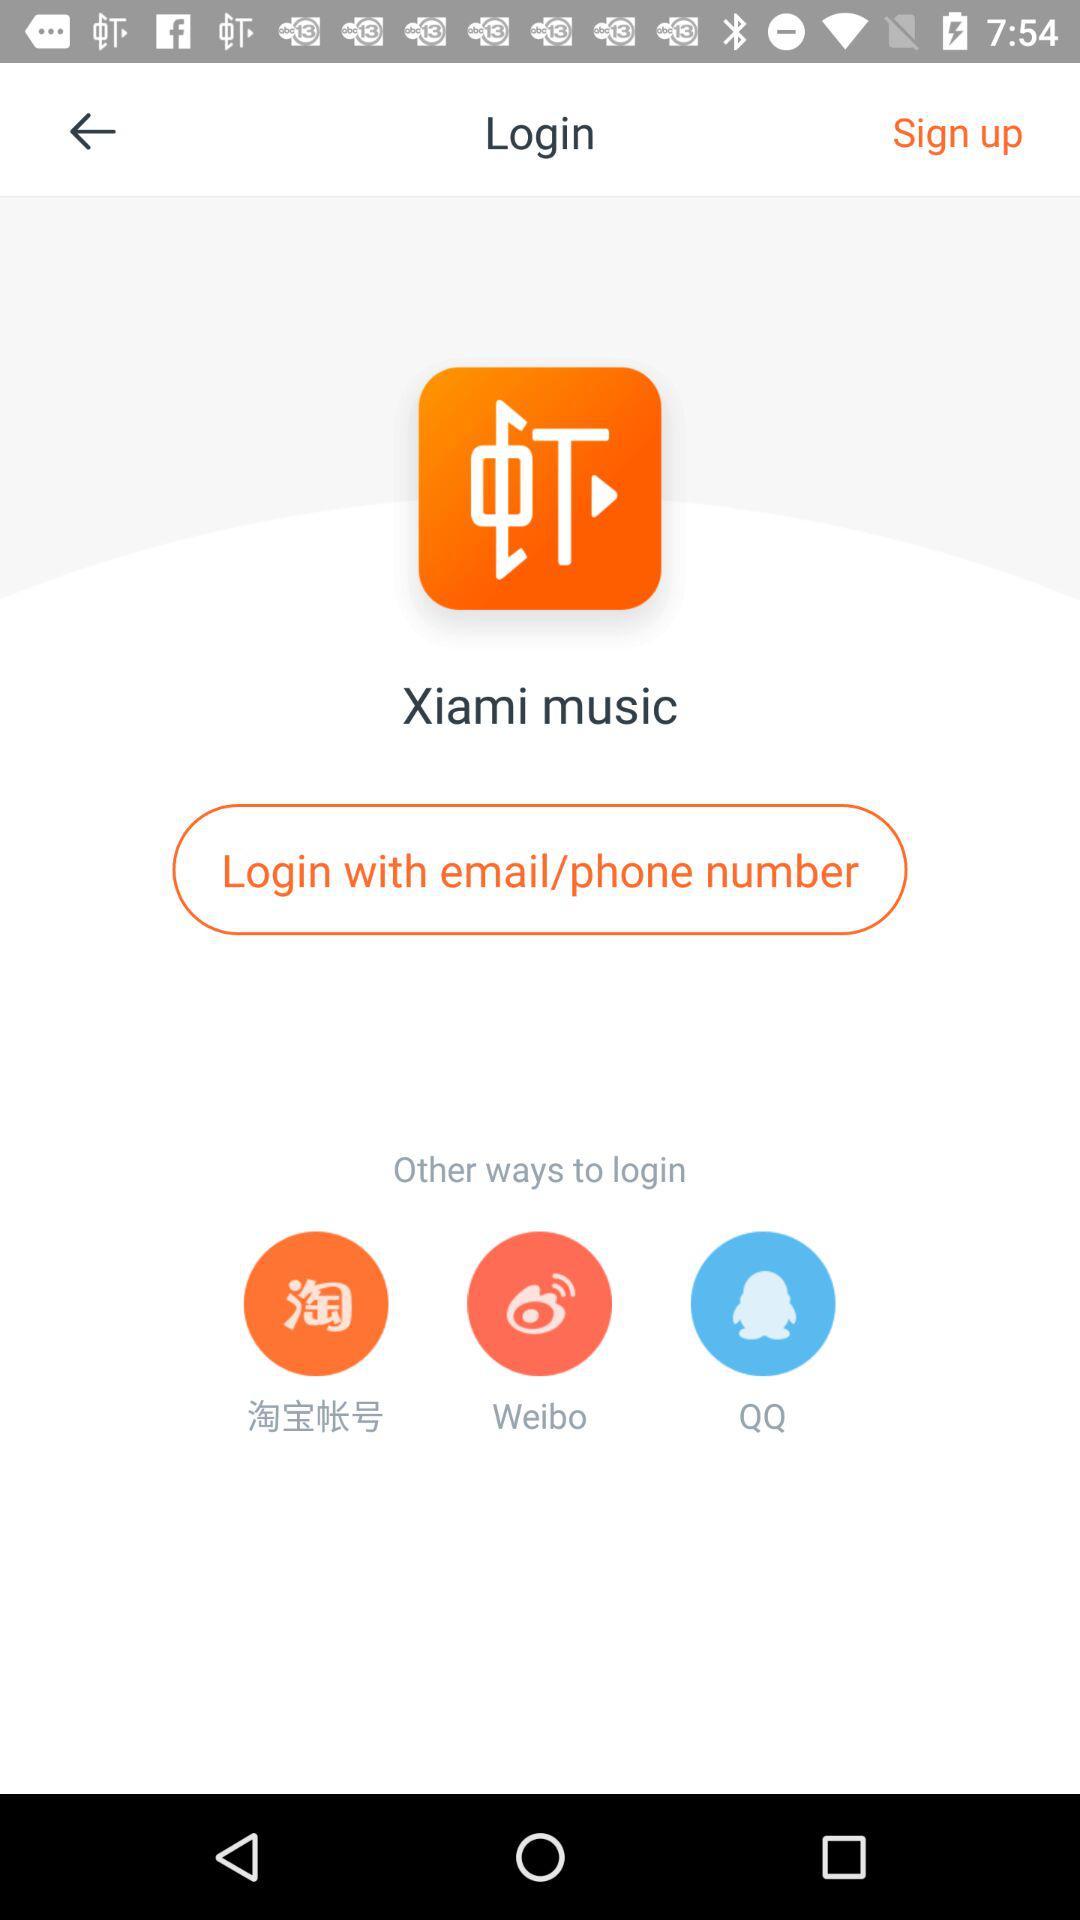 The height and width of the screenshot is (1920, 1080). I want to click on the item at the bottom left corner, so click(315, 1334).